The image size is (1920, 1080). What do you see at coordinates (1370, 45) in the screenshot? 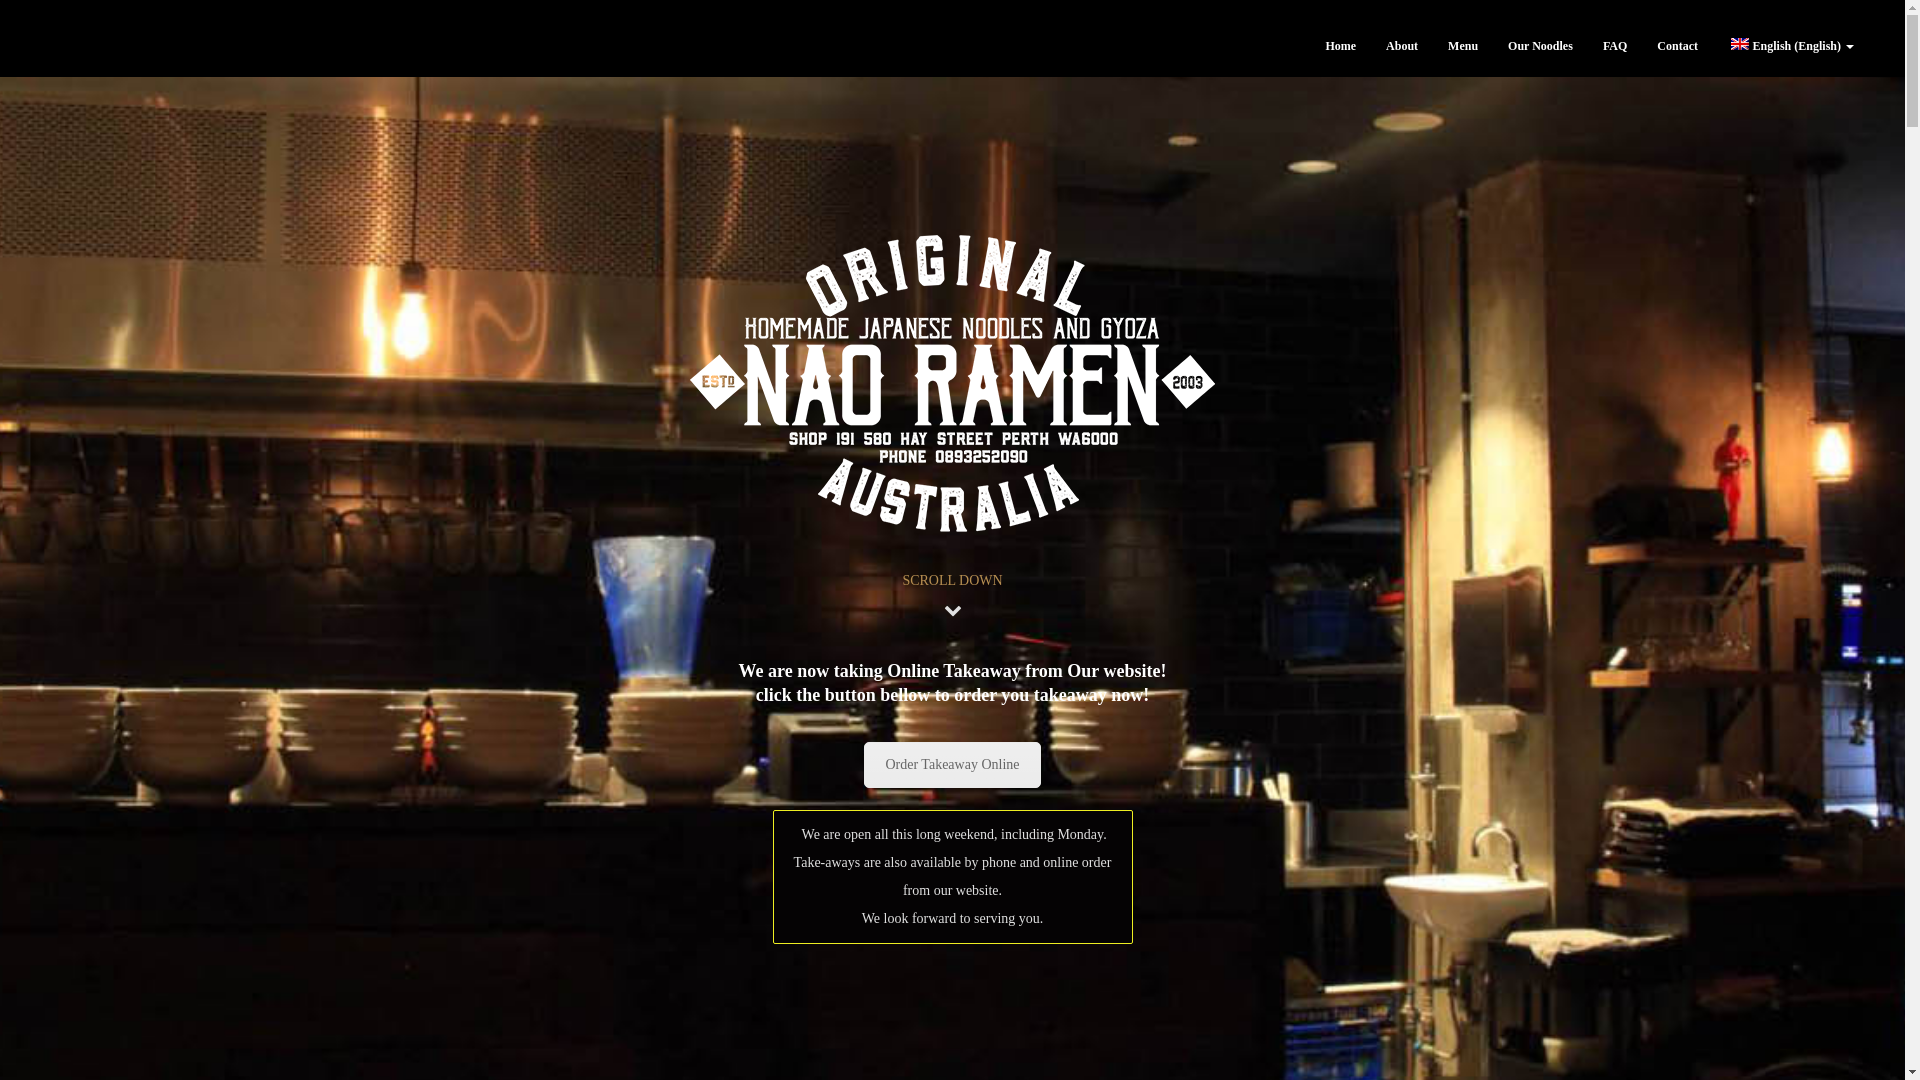
I see `'About'` at bounding box center [1370, 45].